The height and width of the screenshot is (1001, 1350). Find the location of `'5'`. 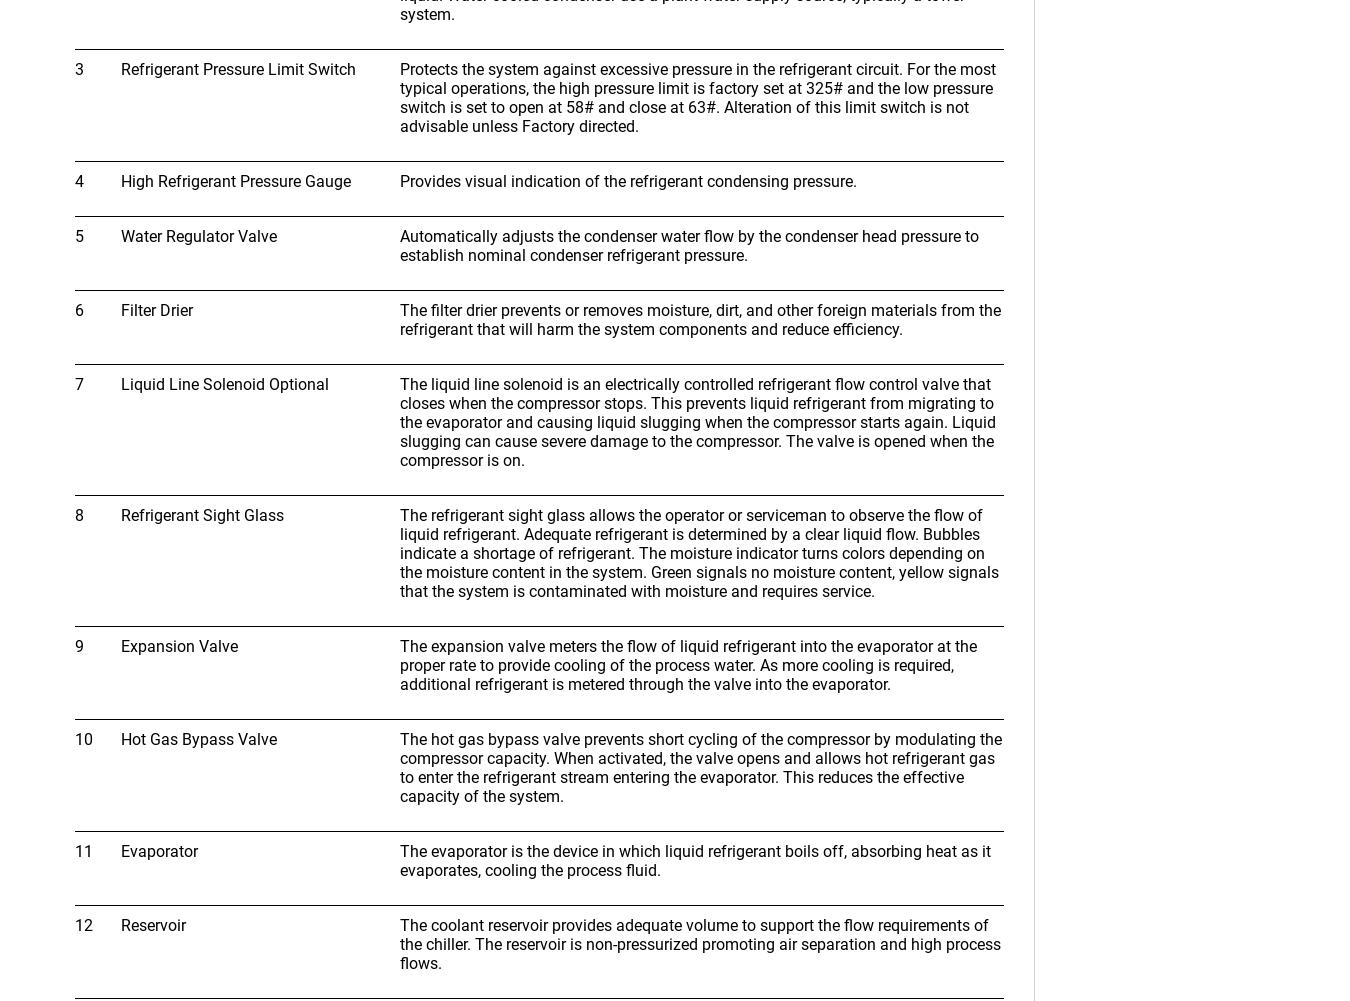

'5' is located at coordinates (78, 235).